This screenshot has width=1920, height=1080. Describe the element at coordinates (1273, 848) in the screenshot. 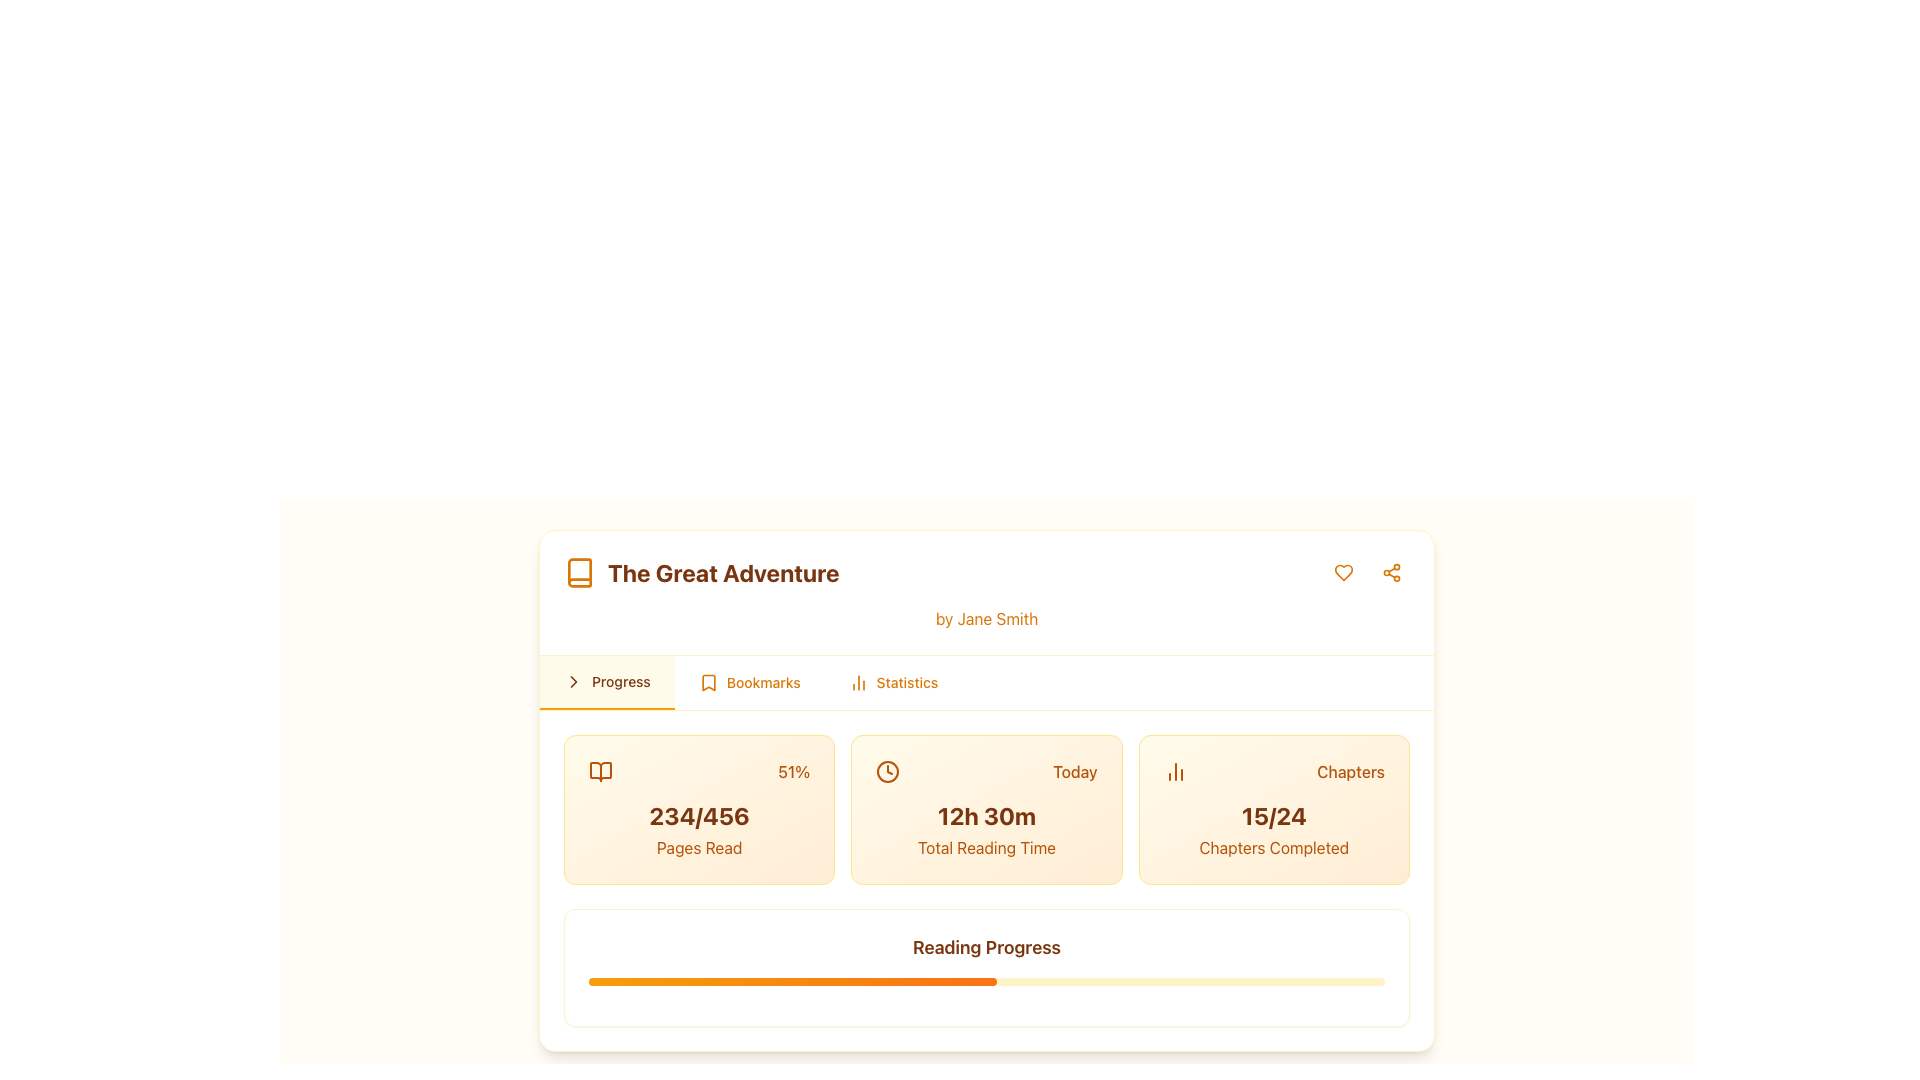

I see `the text label that describes the chapters completed out of the total, located at the bottom center of the card layout below the numeric summary '15/24'` at that location.